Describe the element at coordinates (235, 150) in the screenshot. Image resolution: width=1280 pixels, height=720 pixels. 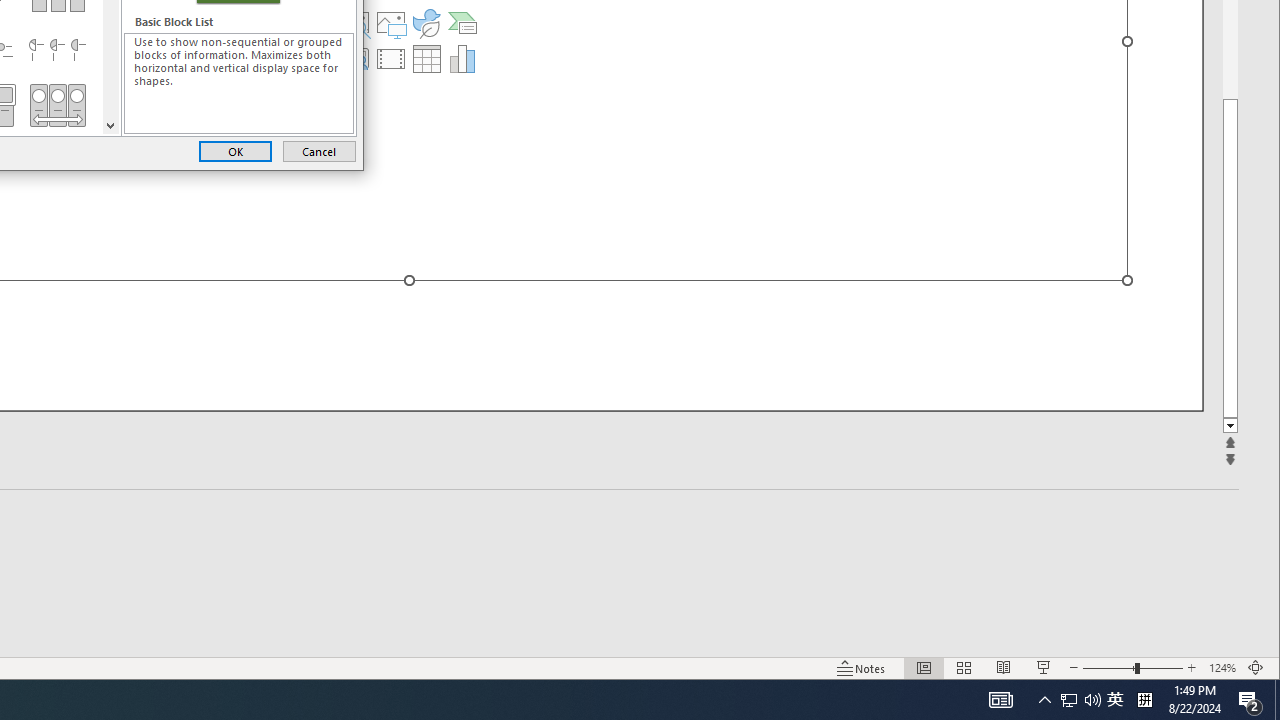
I see `'OK'` at that location.